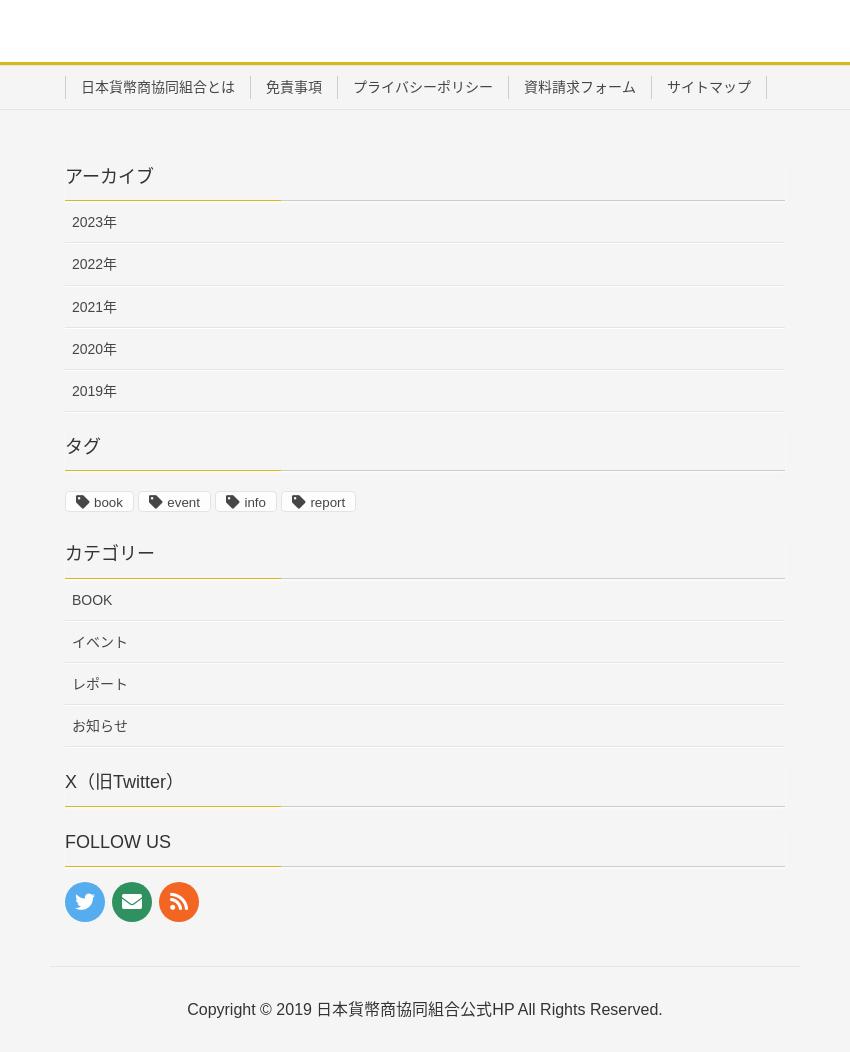  Describe the element at coordinates (90, 598) in the screenshot. I see `'BOOK'` at that location.